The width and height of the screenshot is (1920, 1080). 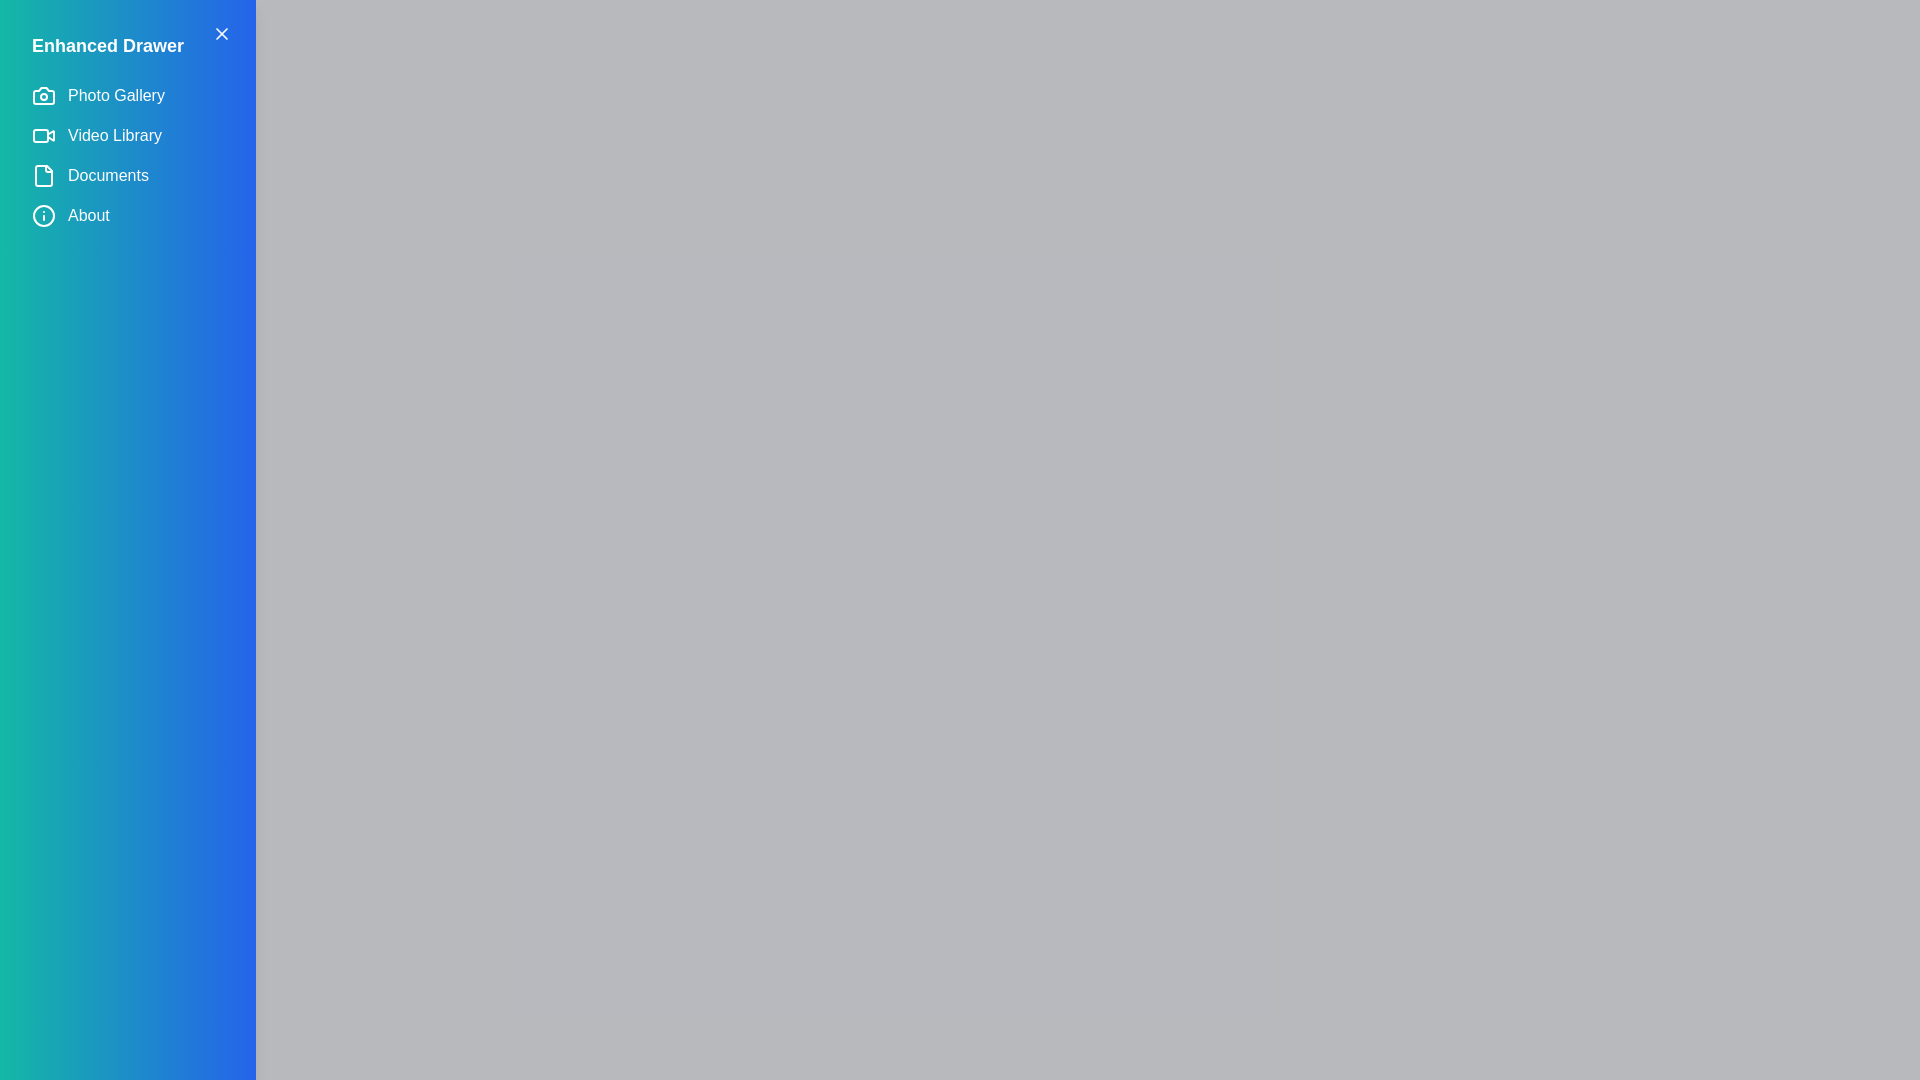 What do you see at coordinates (115, 96) in the screenshot?
I see `the 'Photo Gallery' text label in the vertical navigation menu, which is located to the right of a camera icon and underneath the menu header labeled 'Enhanced Drawer'` at bounding box center [115, 96].